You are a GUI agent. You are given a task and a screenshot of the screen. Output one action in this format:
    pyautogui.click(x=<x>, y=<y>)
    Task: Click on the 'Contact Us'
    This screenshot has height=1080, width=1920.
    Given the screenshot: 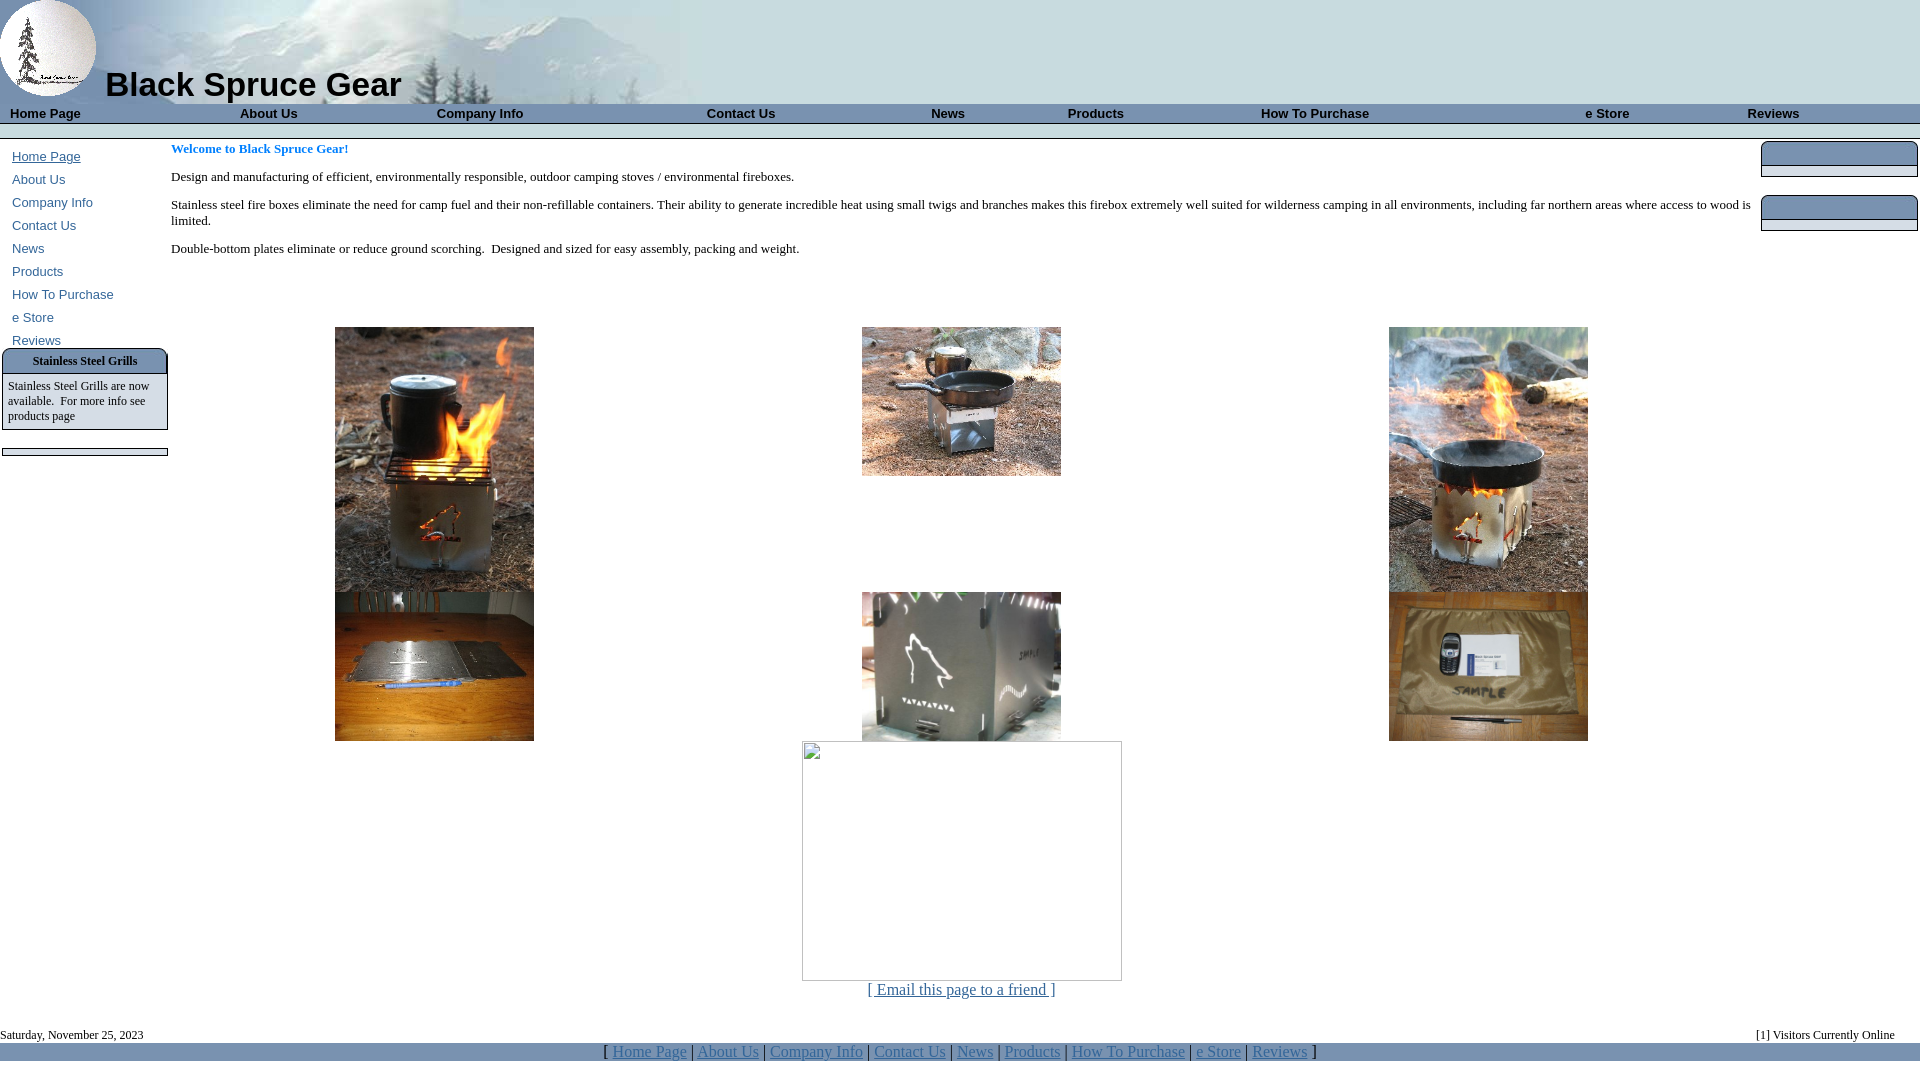 What is the action you would take?
    pyautogui.click(x=873, y=1050)
    